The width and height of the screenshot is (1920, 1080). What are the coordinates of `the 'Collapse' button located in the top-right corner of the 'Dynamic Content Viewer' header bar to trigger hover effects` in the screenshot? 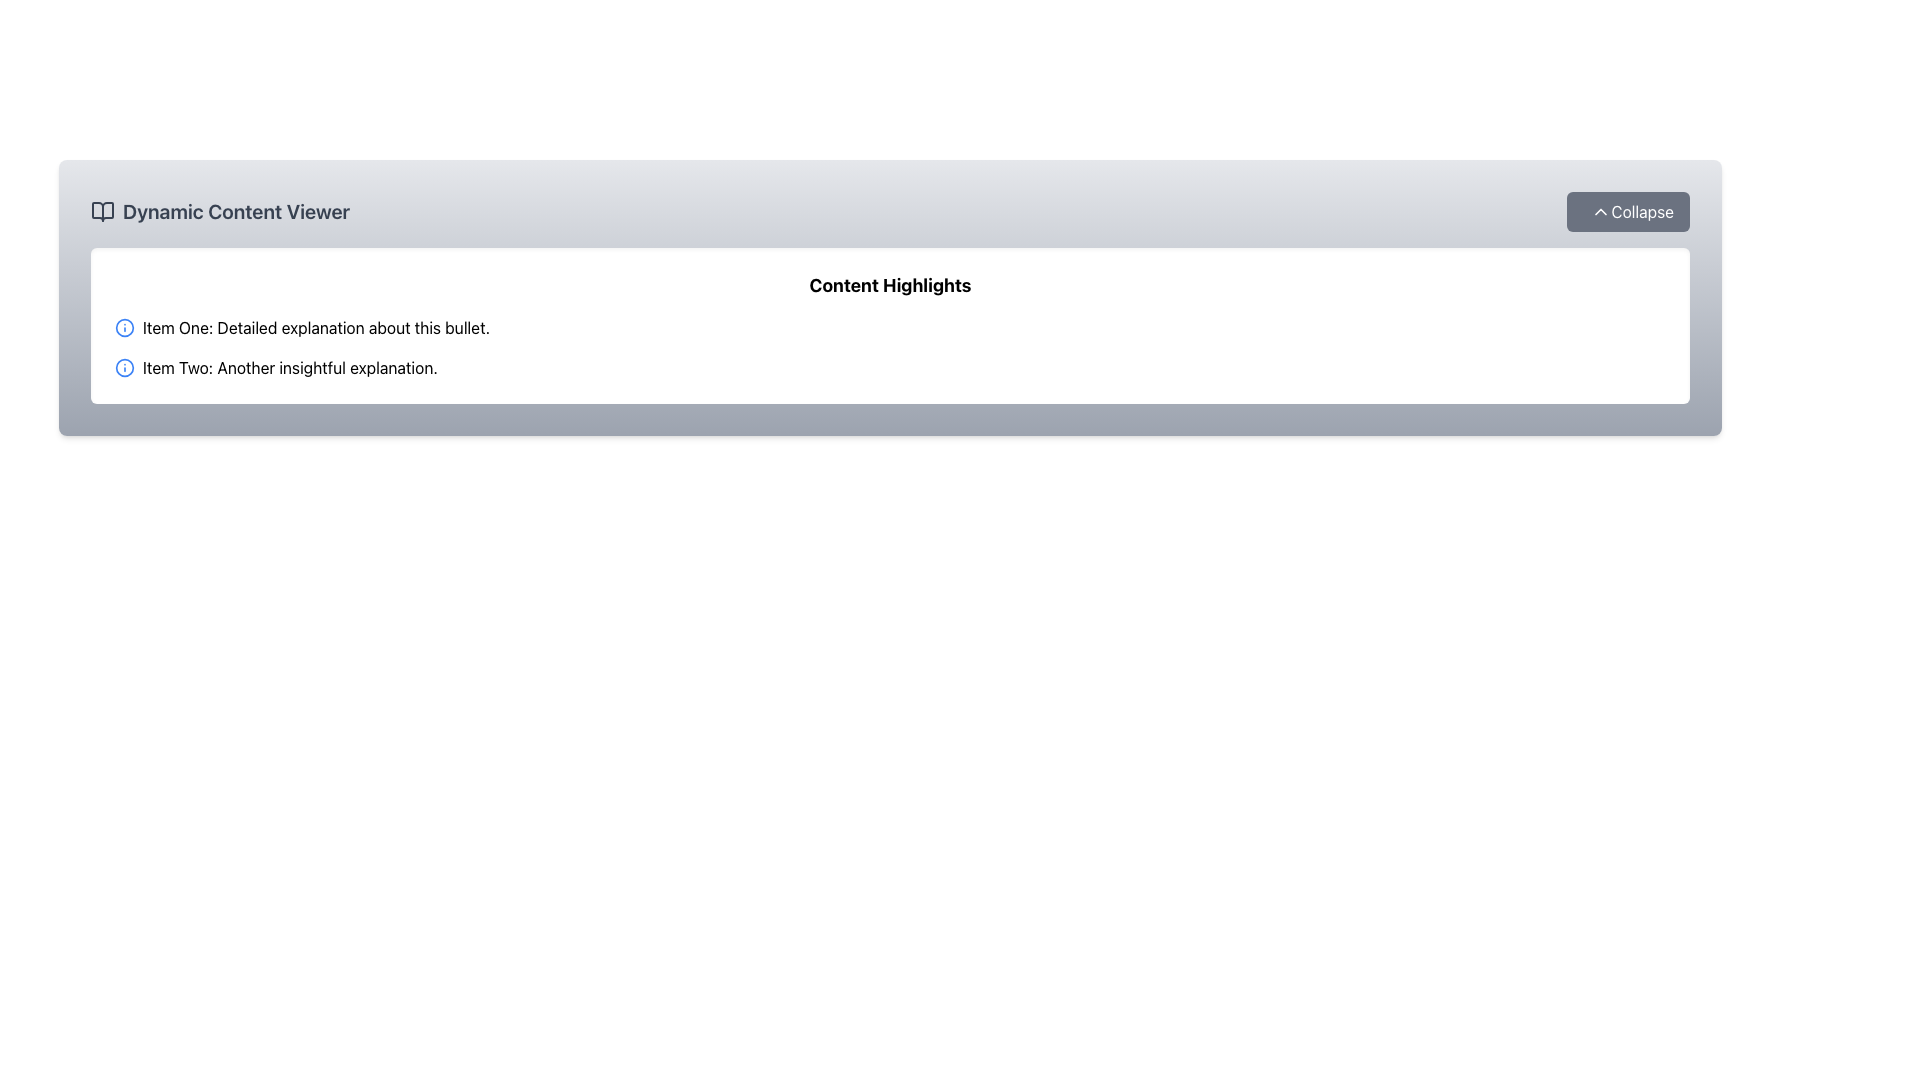 It's located at (1628, 212).